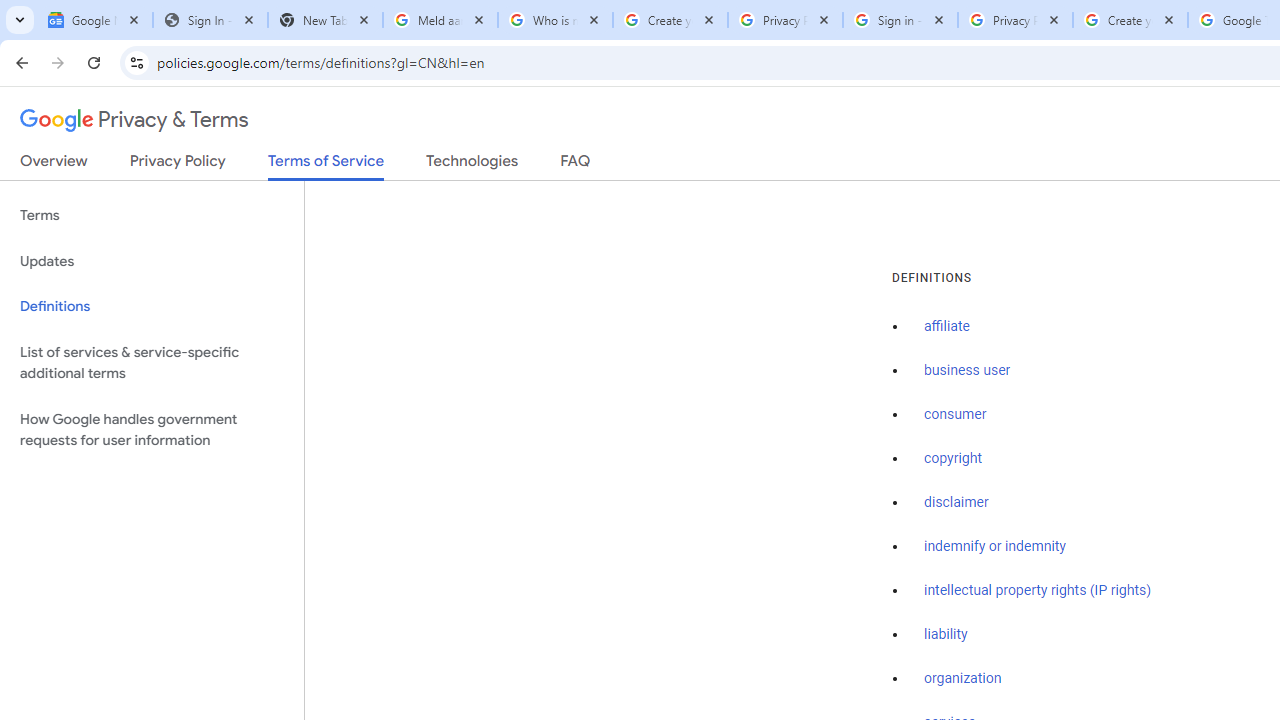 This screenshot has width=1280, height=720. What do you see at coordinates (955, 501) in the screenshot?
I see `'disclaimer'` at bounding box center [955, 501].